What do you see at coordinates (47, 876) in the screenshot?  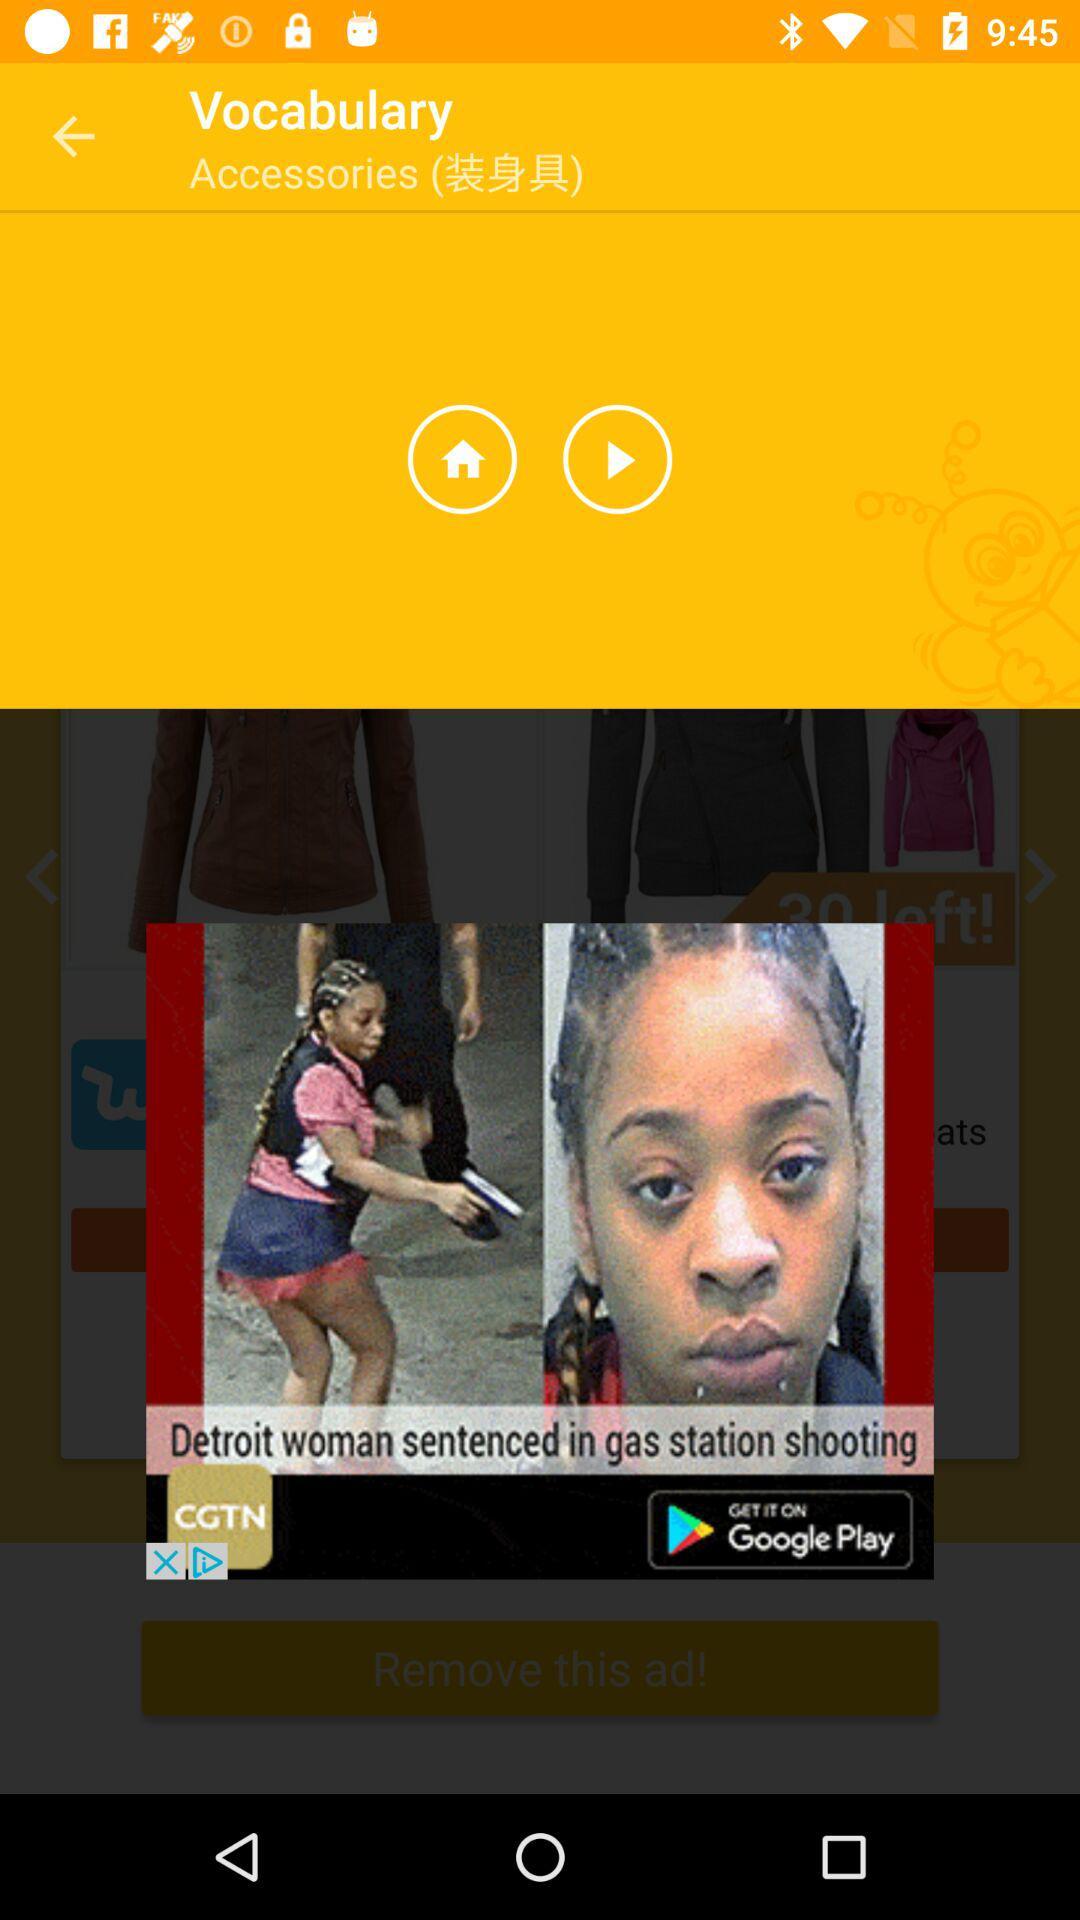 I see `the arrow_backward icon` at bounding box center [47, 876].